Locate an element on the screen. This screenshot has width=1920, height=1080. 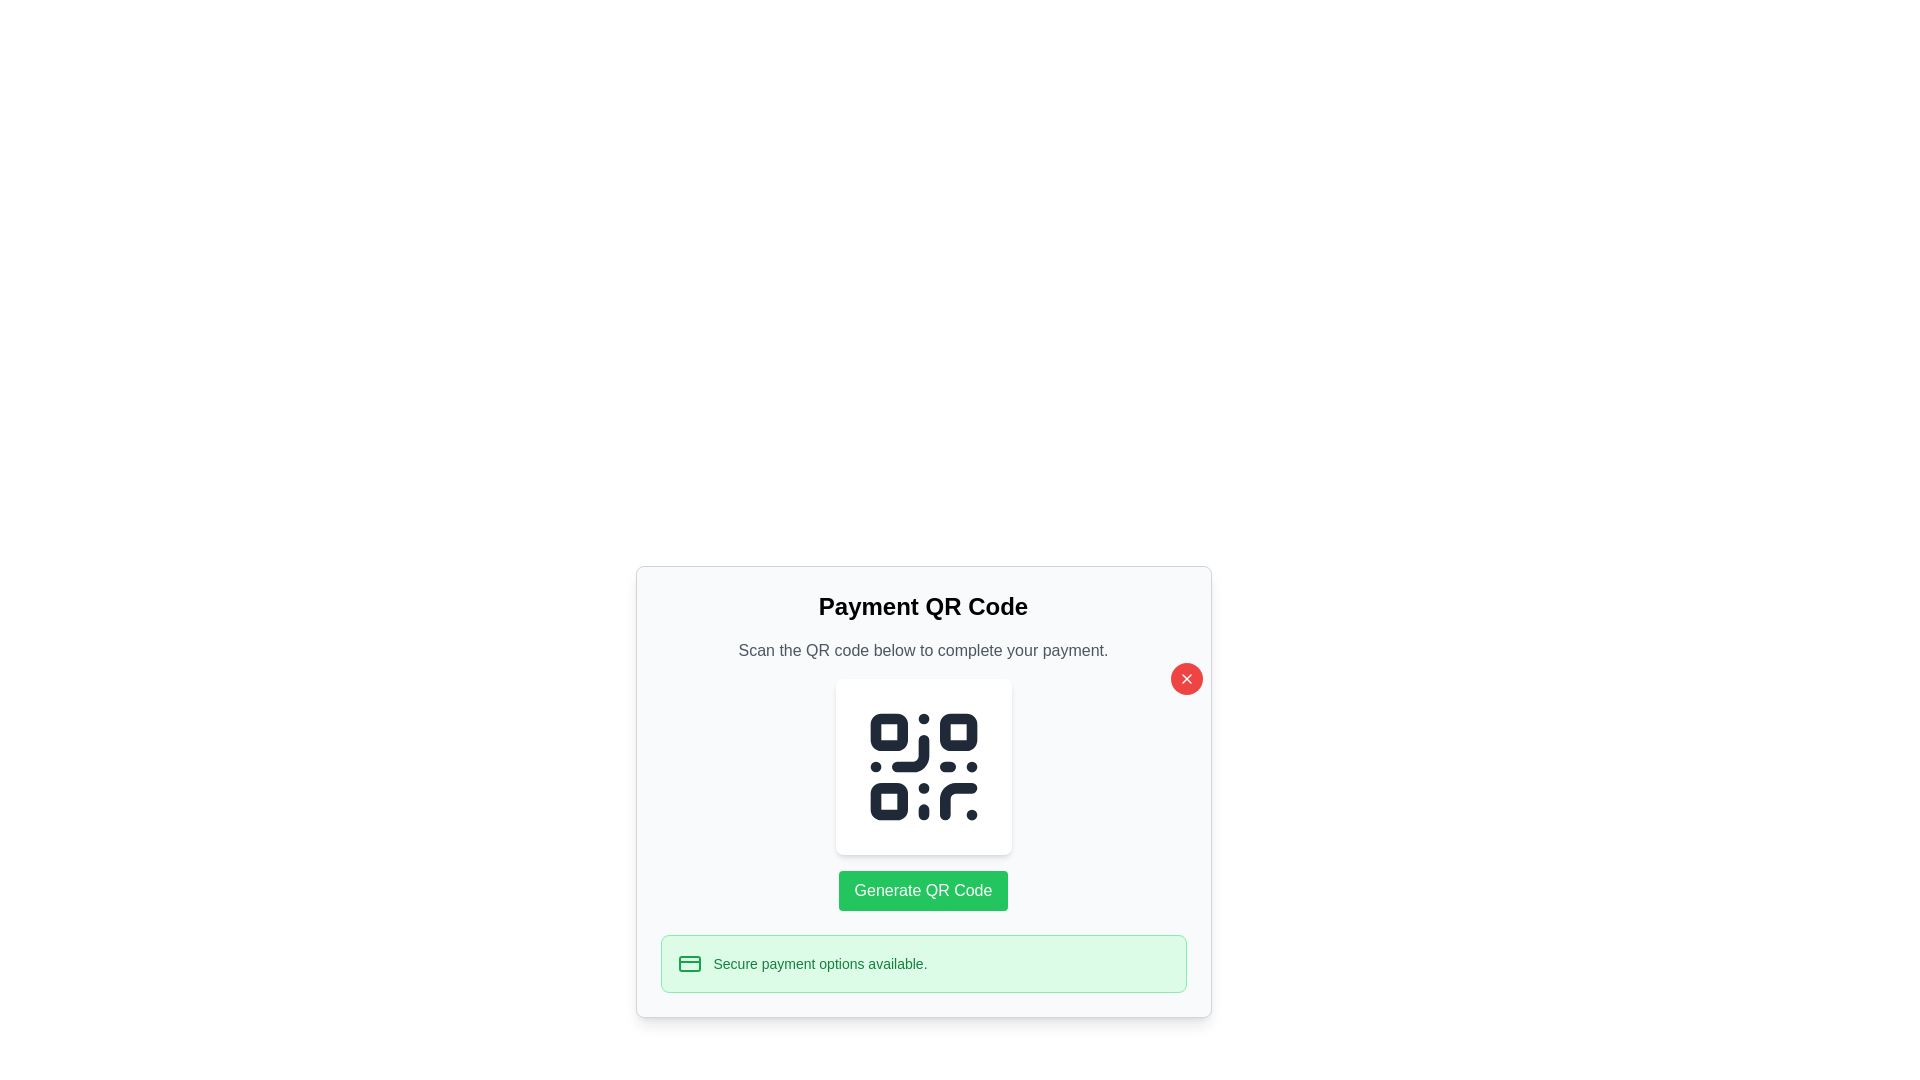
instructions from the static text label that says 'Scan the QR code below to complete your payment.' which is positioned below the 'Payment QR Code' heading is located at coordinates (922, 651).